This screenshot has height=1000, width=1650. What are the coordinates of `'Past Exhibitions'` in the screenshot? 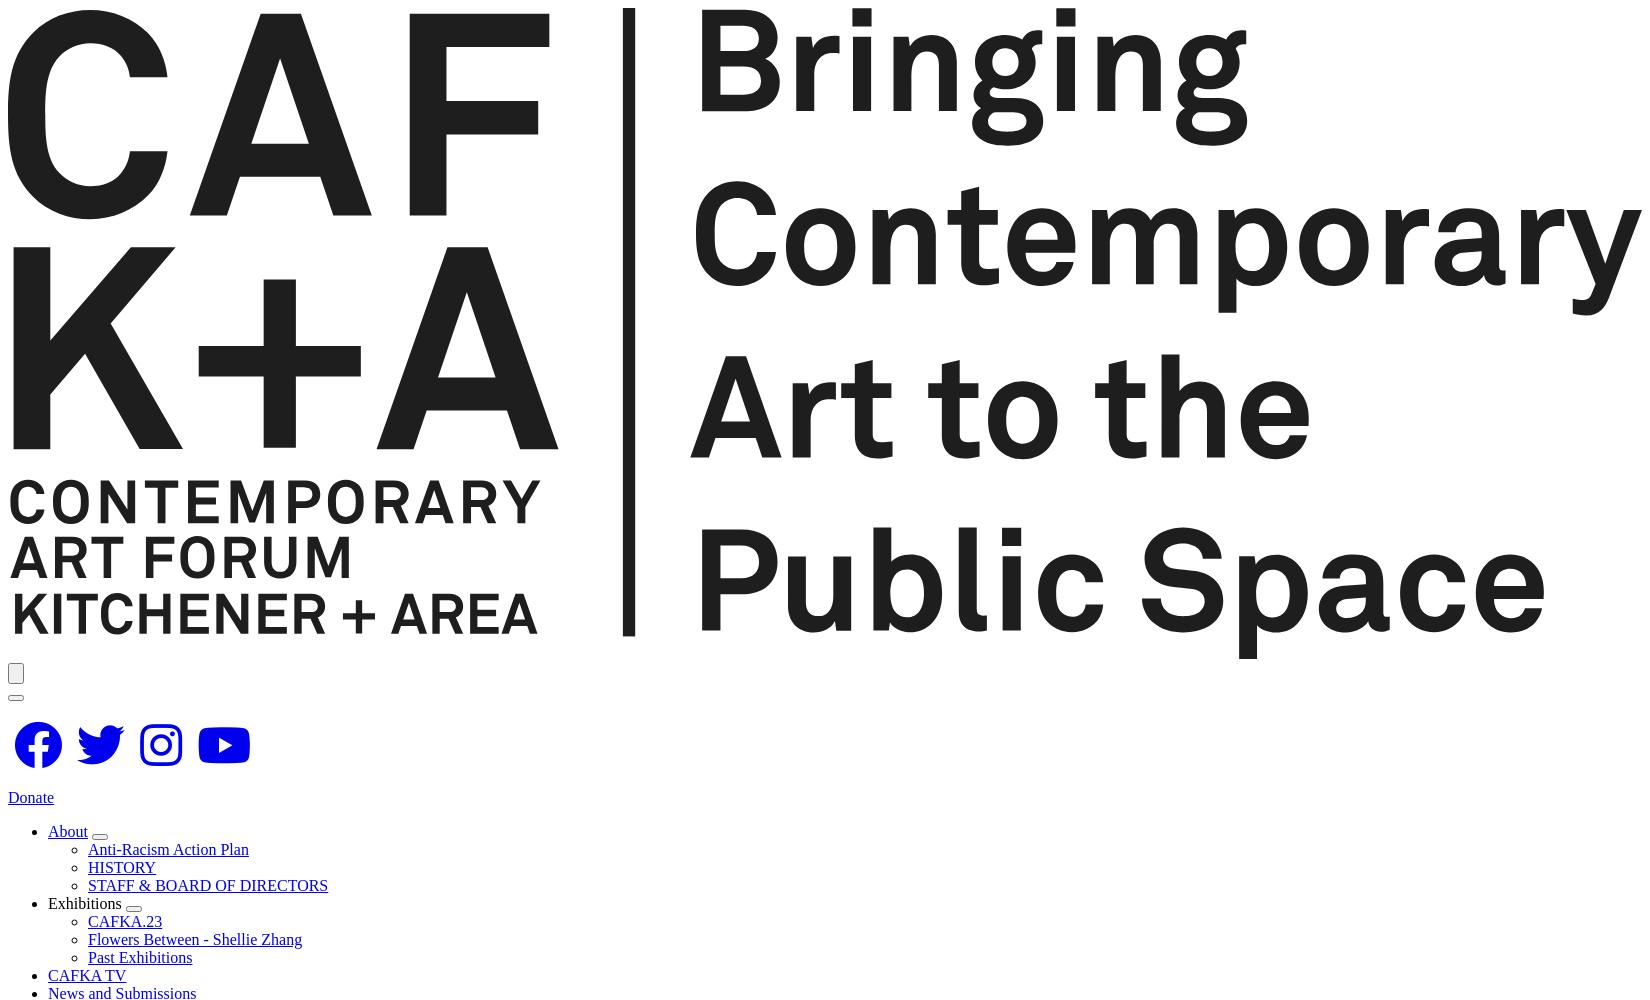 It's located at (139, 955).